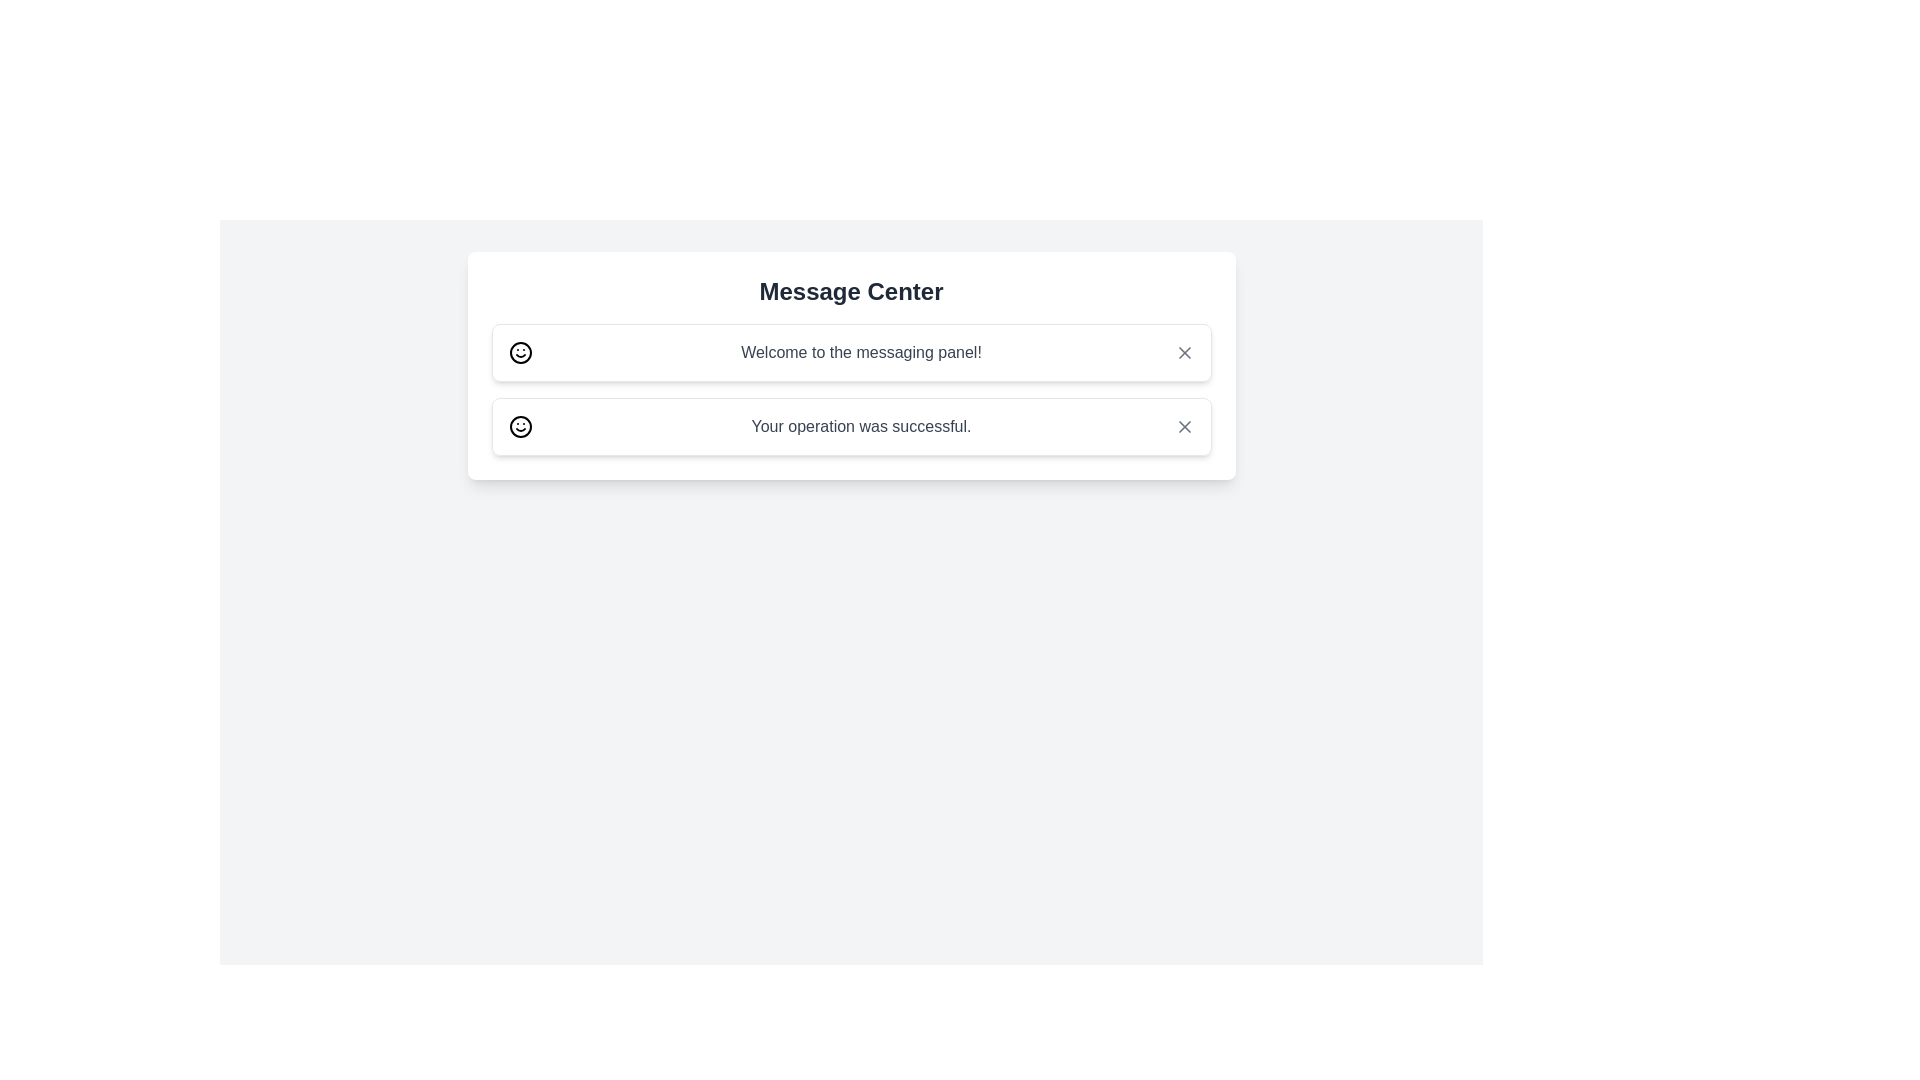 This screenshot has height=1080, width=1920. Describe the element at coordinates (1184, 426) in the screenshot. I see `the 'X' icon in the bottom-right corner of the notification card that says 'Your operation was successful.'` at that location.